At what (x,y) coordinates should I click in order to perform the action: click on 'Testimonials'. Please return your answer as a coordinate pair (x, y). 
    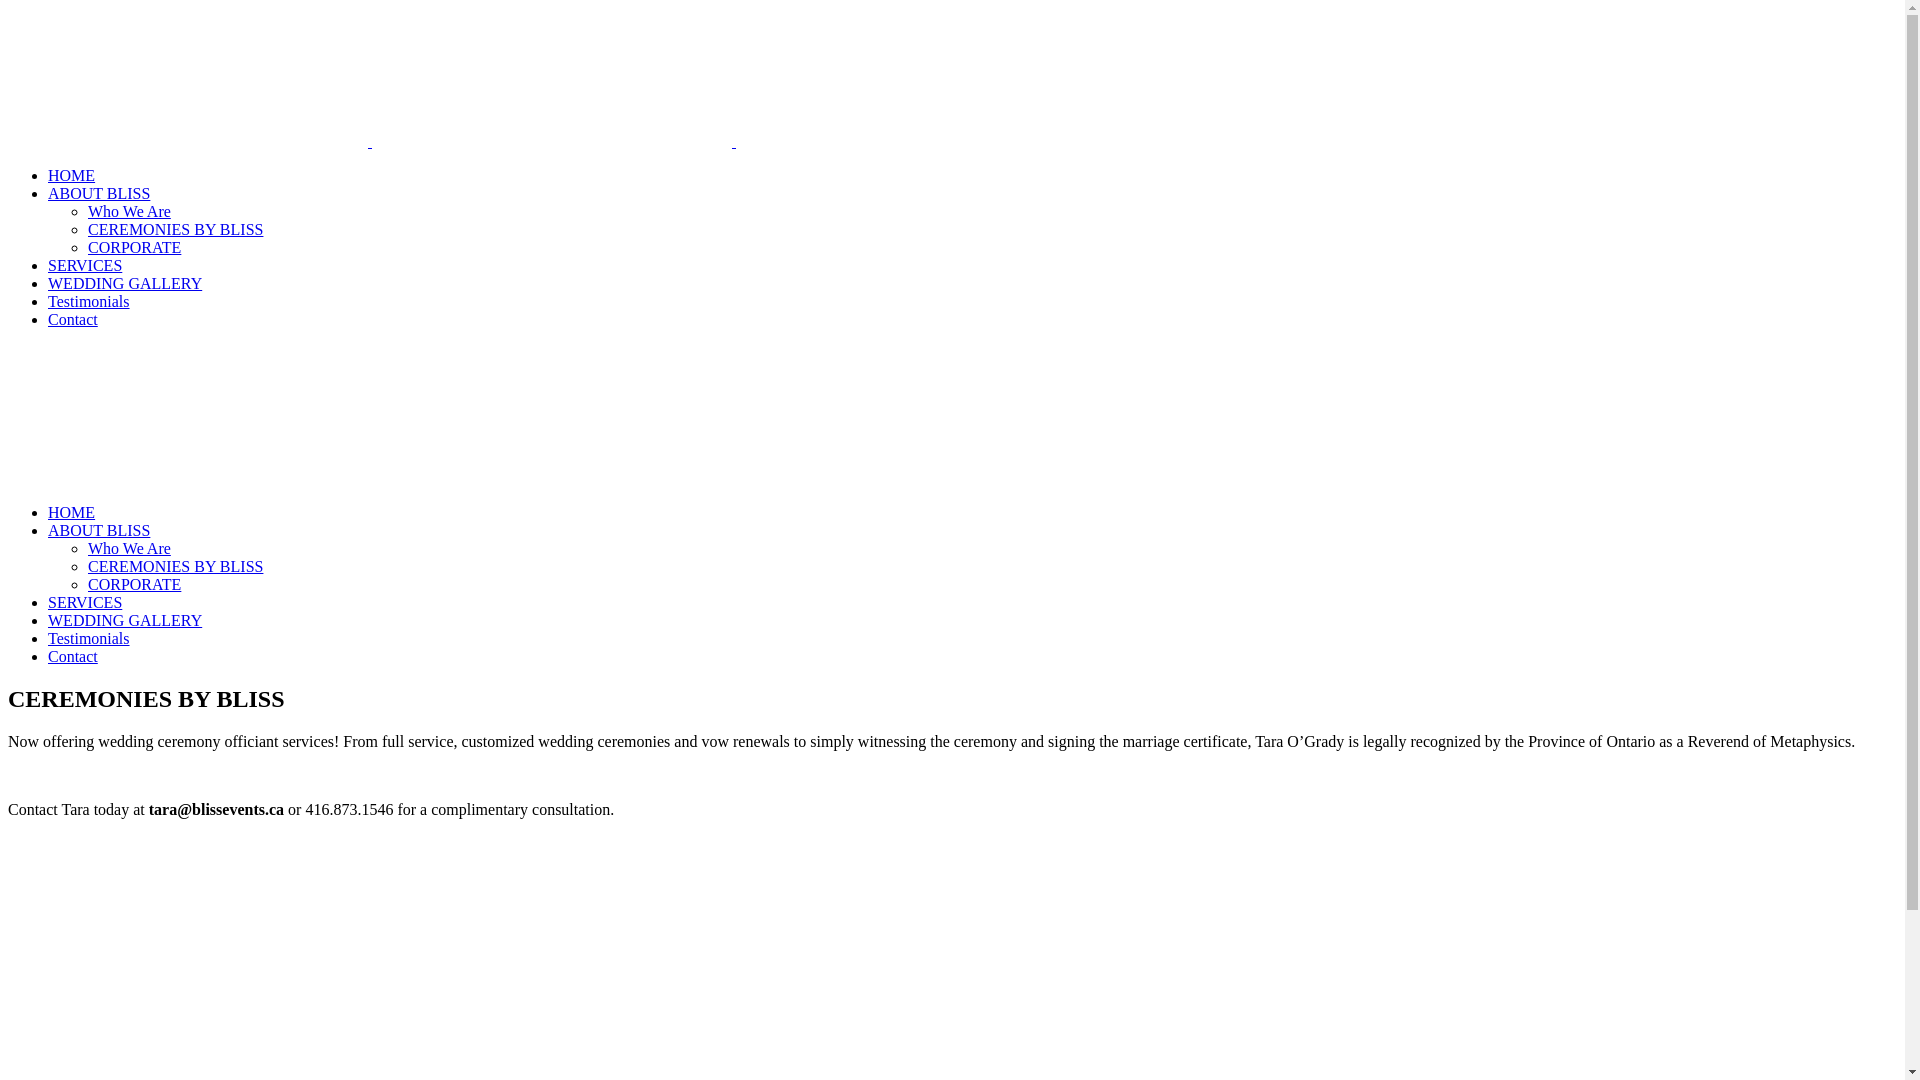
    Looking at the image, I should click on (88, 638).